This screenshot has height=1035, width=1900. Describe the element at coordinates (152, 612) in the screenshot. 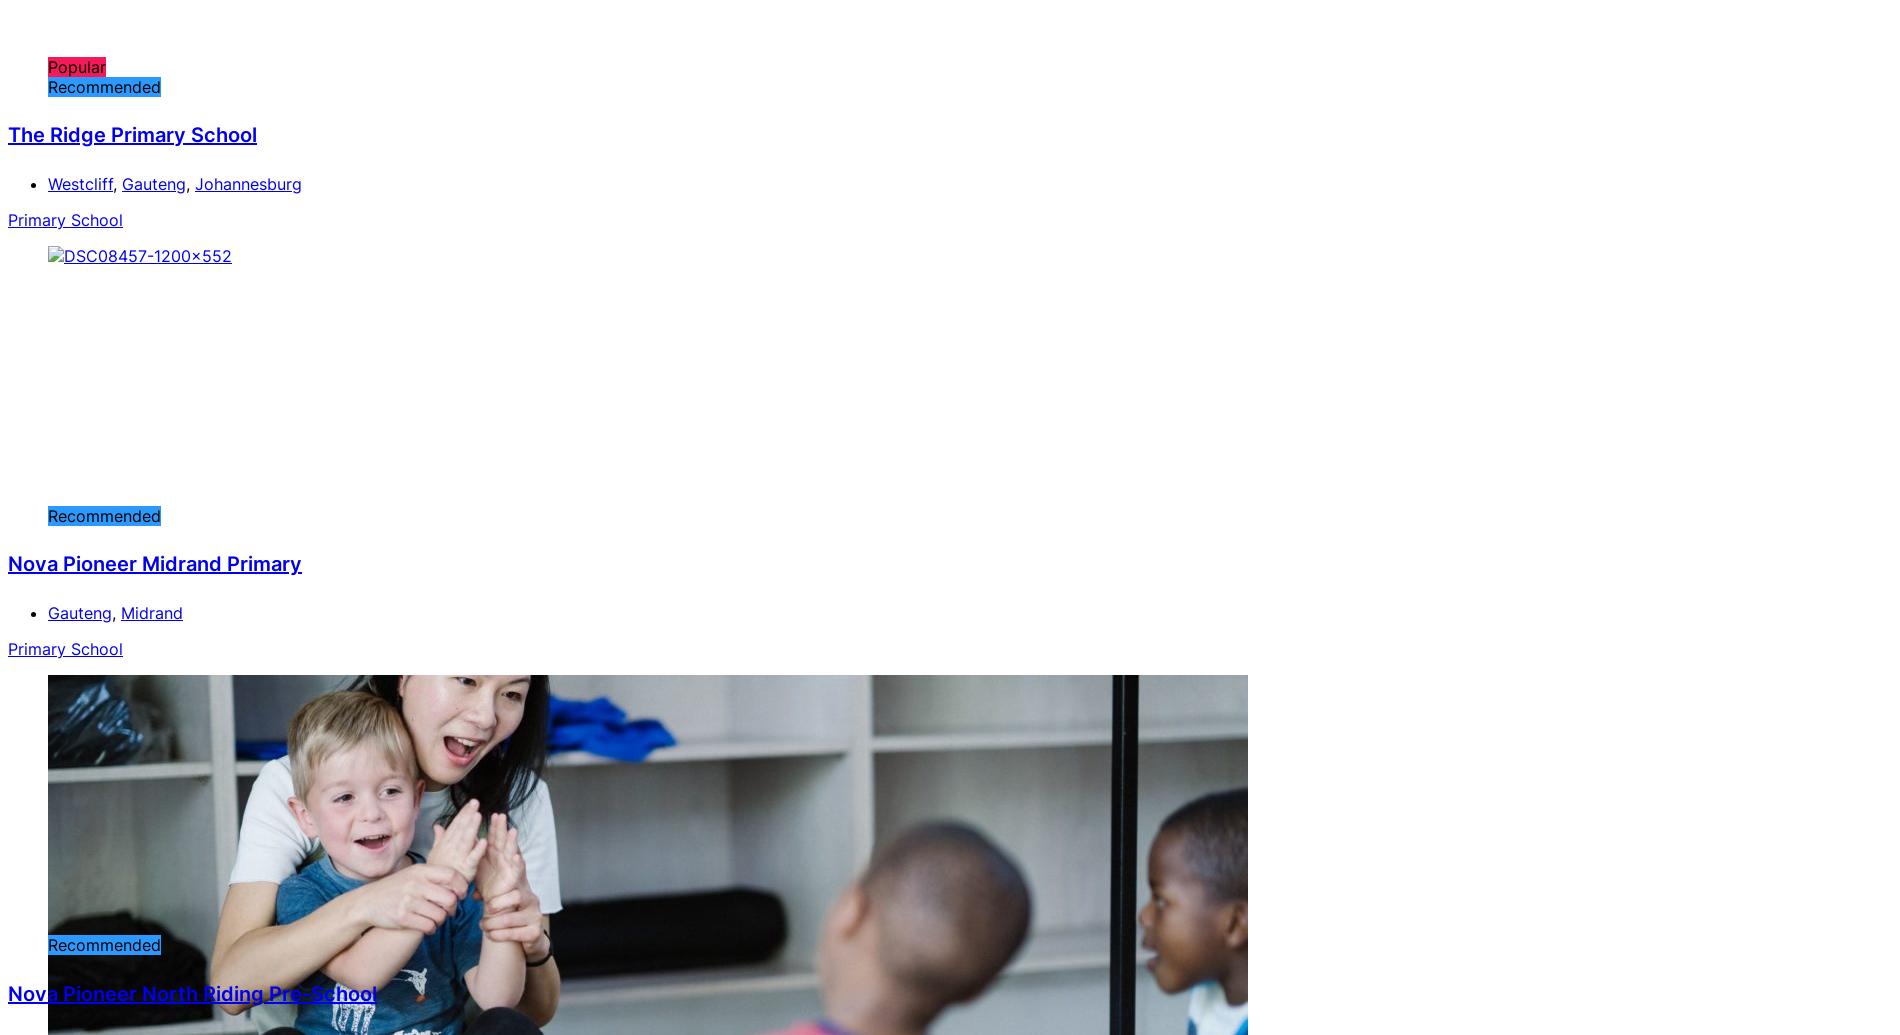

I see `'Midrand'` at that location.